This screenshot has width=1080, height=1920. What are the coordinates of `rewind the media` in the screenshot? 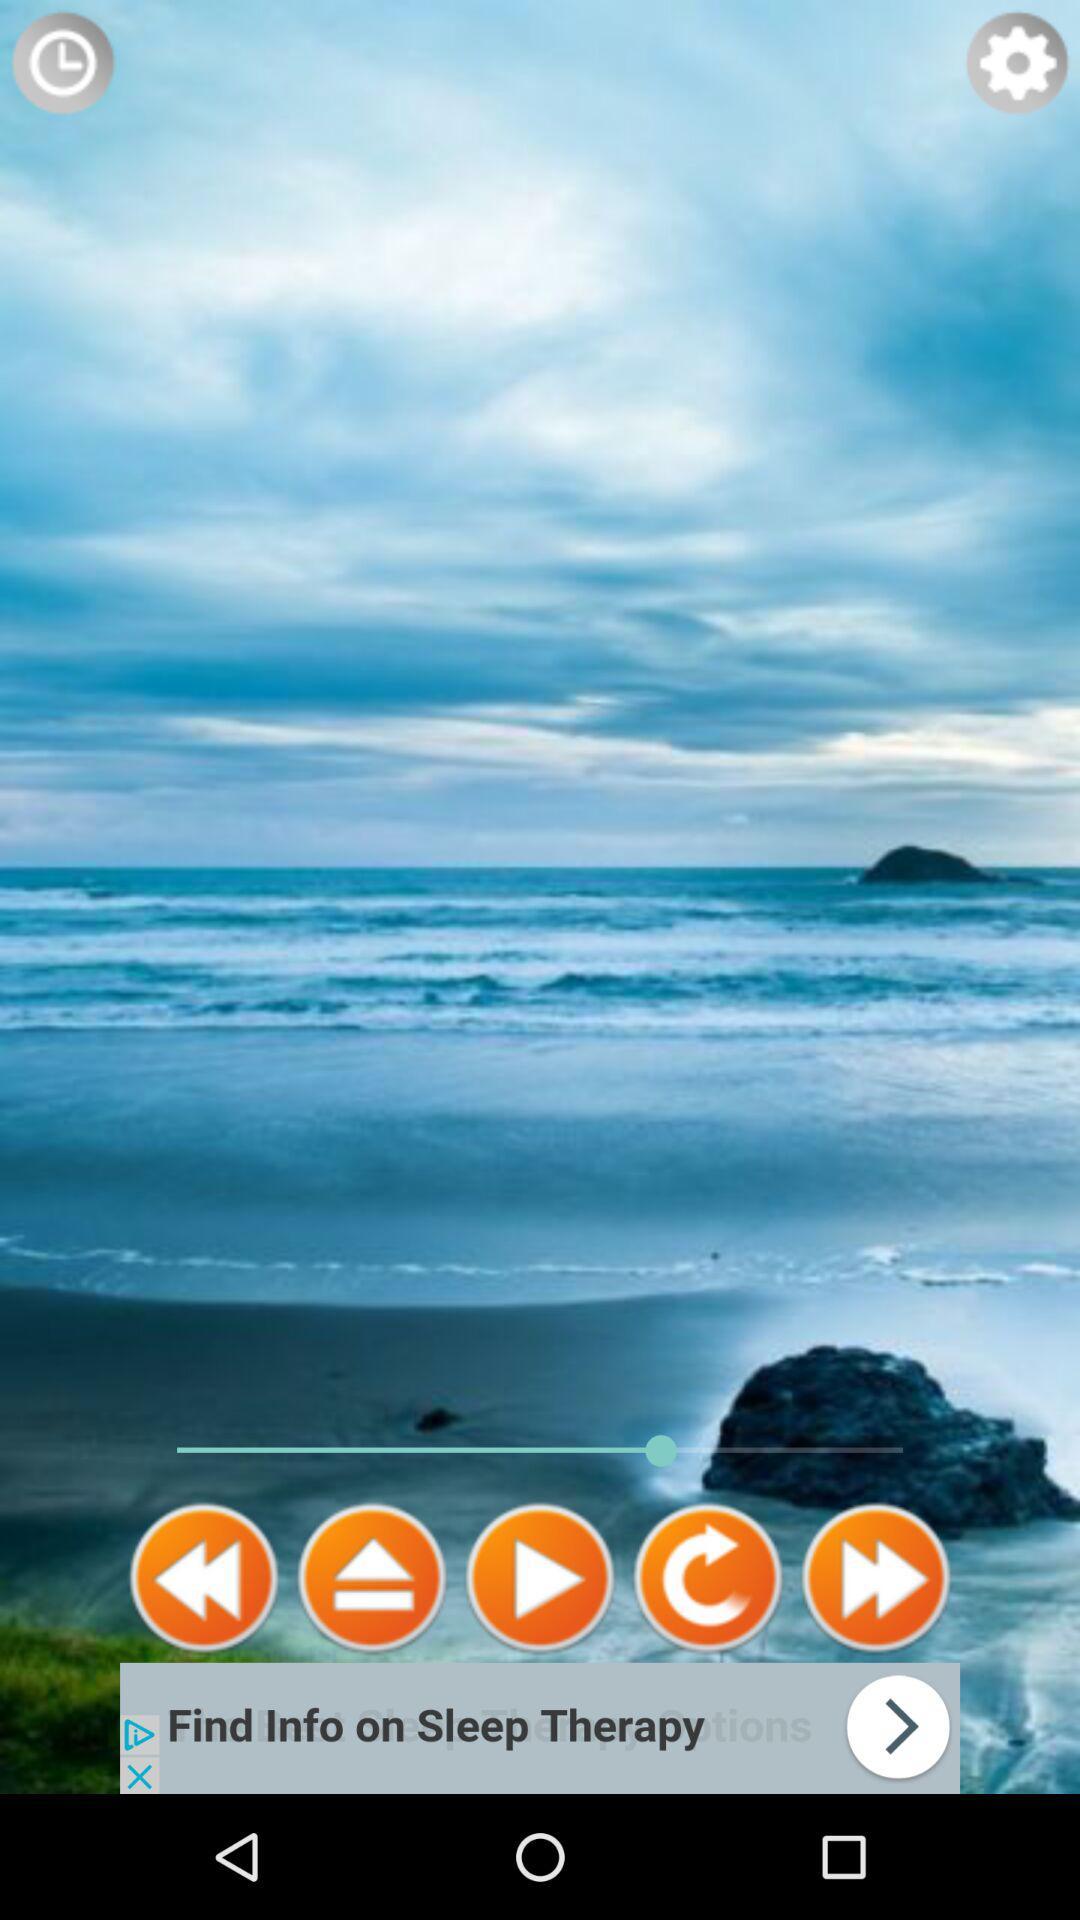 It's located at (204, 1577).